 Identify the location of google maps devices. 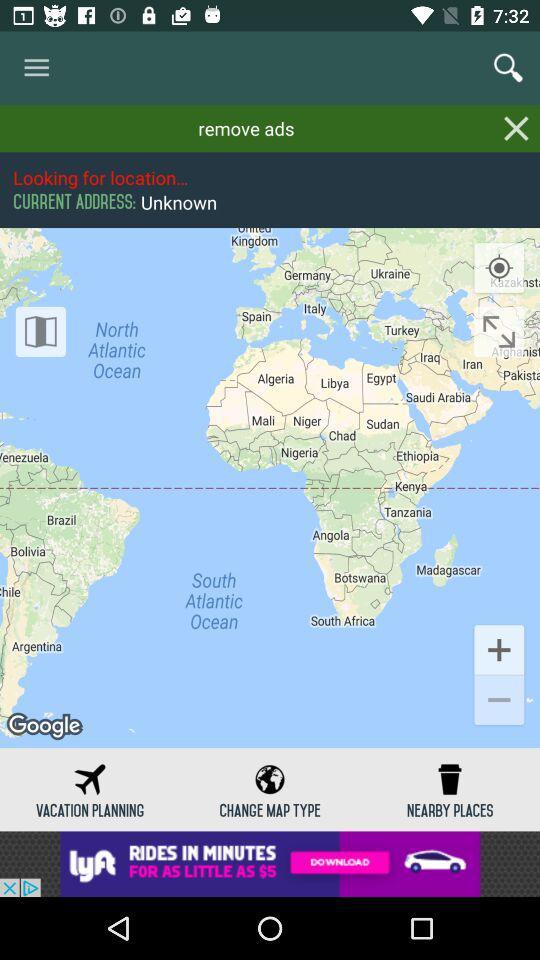
(40, 331).